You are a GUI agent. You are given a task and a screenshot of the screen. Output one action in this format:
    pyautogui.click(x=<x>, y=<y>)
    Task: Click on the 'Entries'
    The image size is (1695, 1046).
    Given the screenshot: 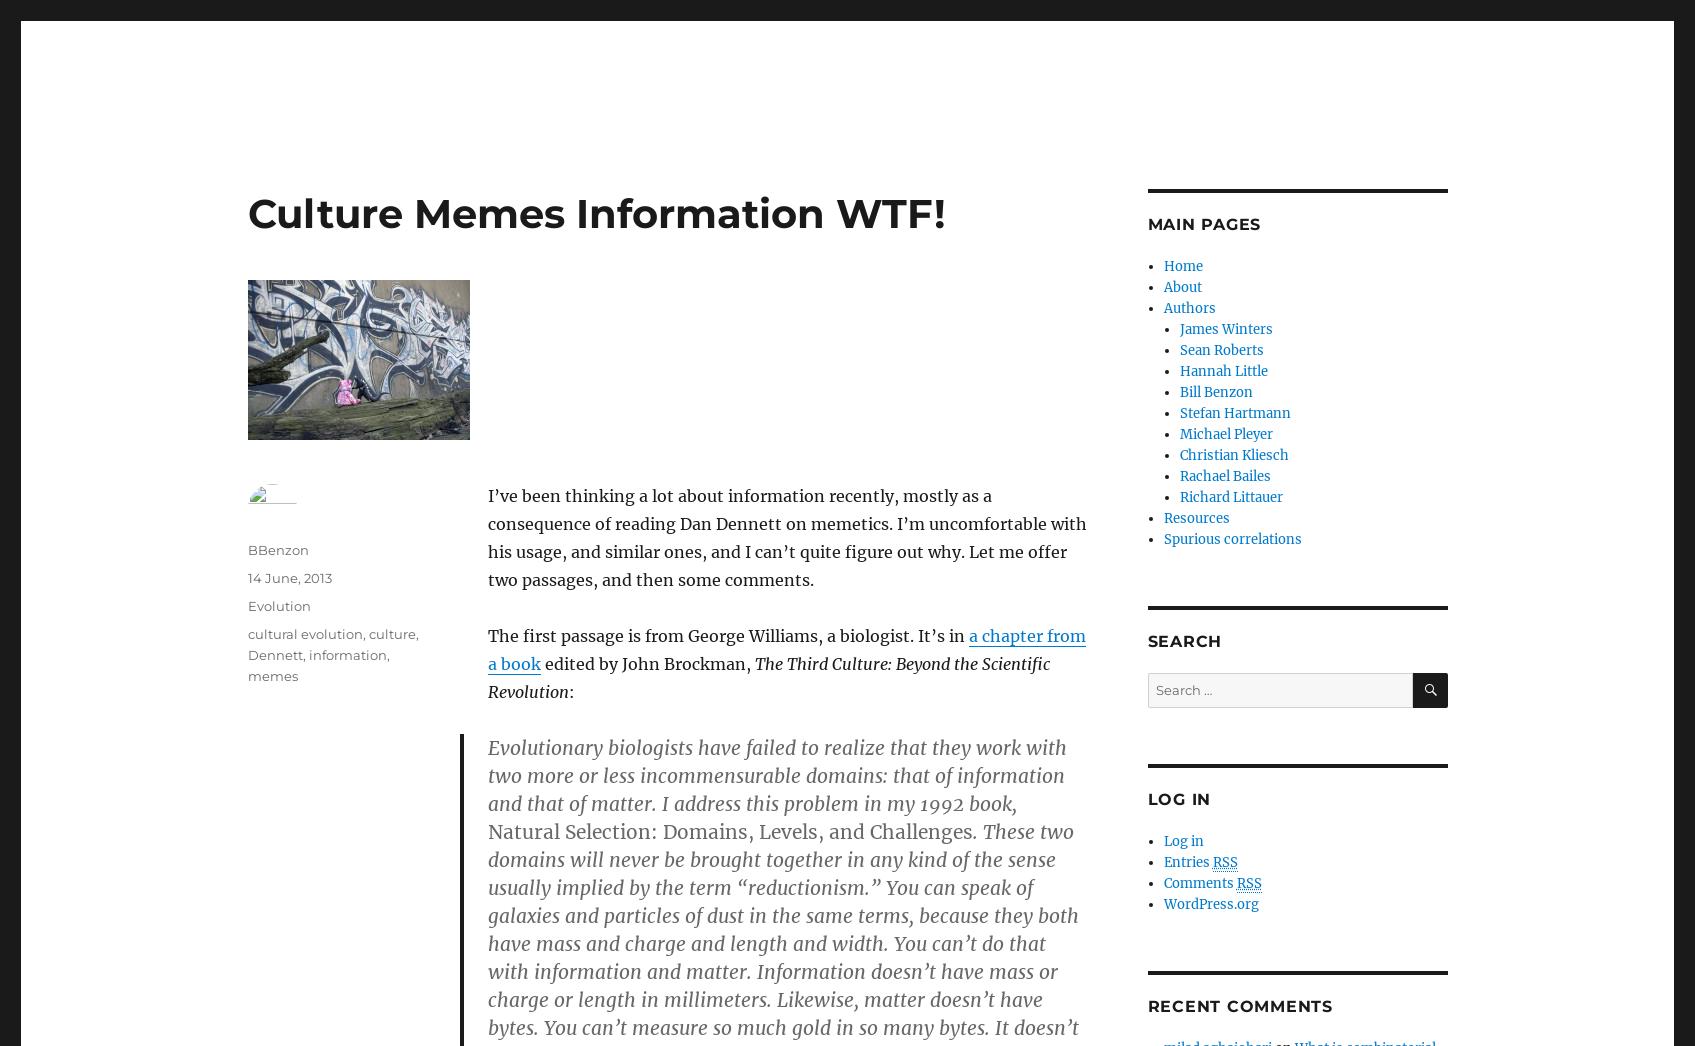 What is the action you would take?
    pyautogui.click(x=1187, y=861)
    